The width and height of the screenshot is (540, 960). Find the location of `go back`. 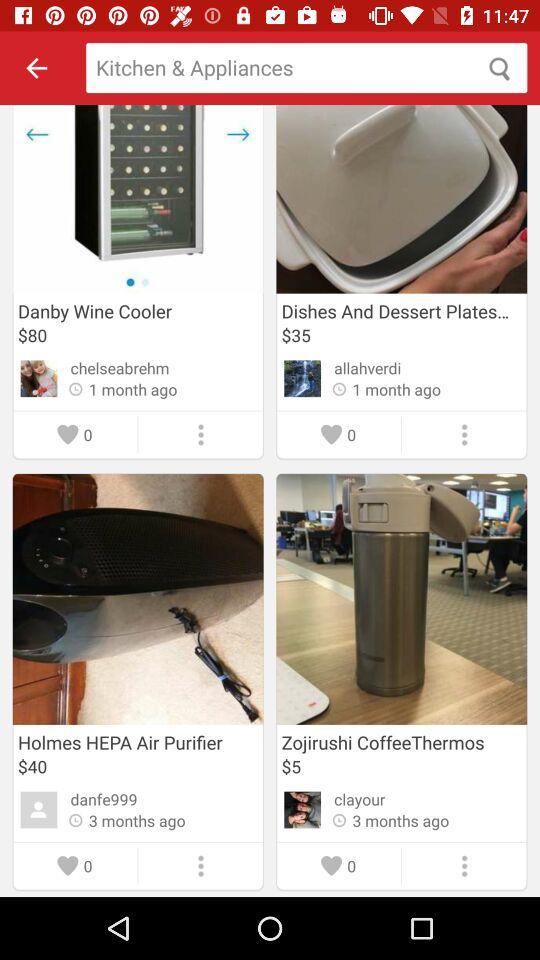

go back is located at coordinates (36, 68).